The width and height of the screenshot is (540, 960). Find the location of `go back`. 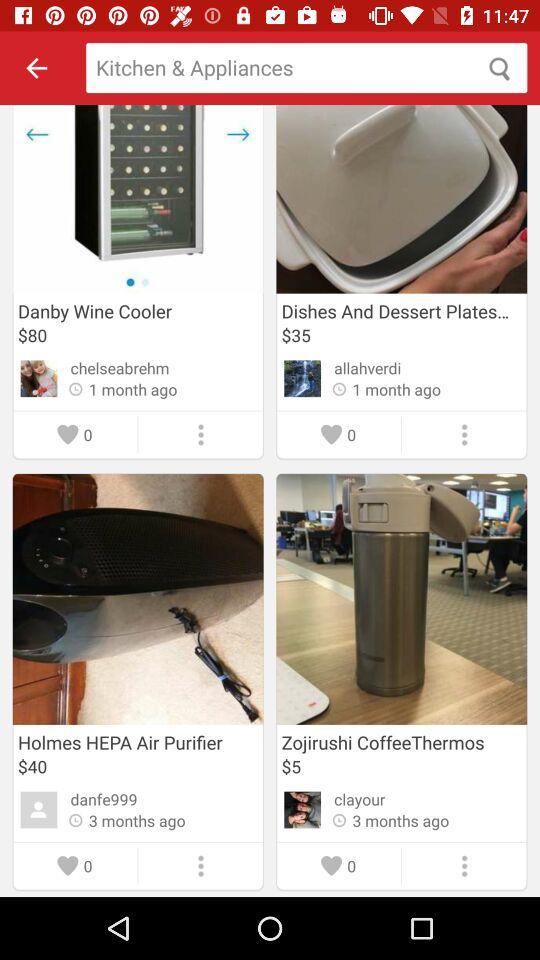

go back is located at coordinates (36, 68).